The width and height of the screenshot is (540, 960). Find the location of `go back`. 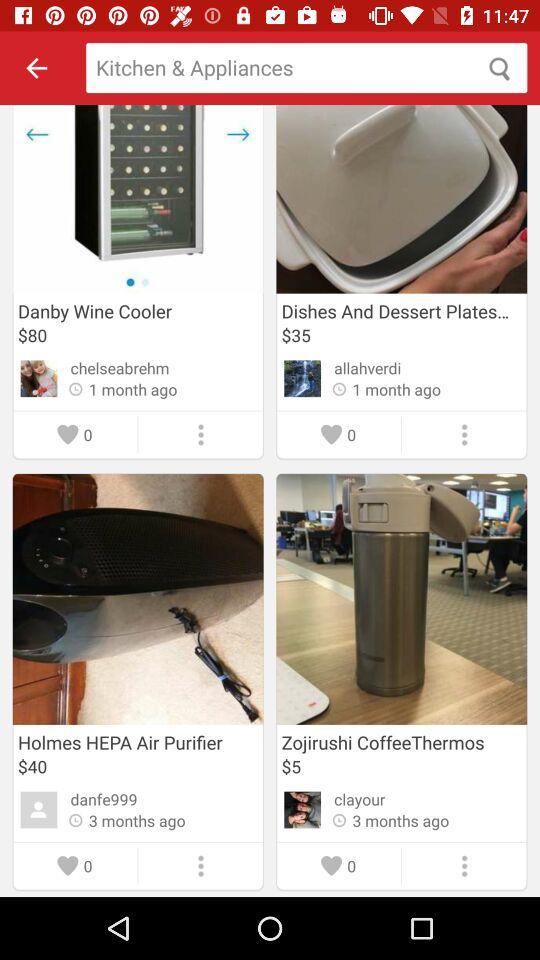

go back is located at coordinates (36, 68).